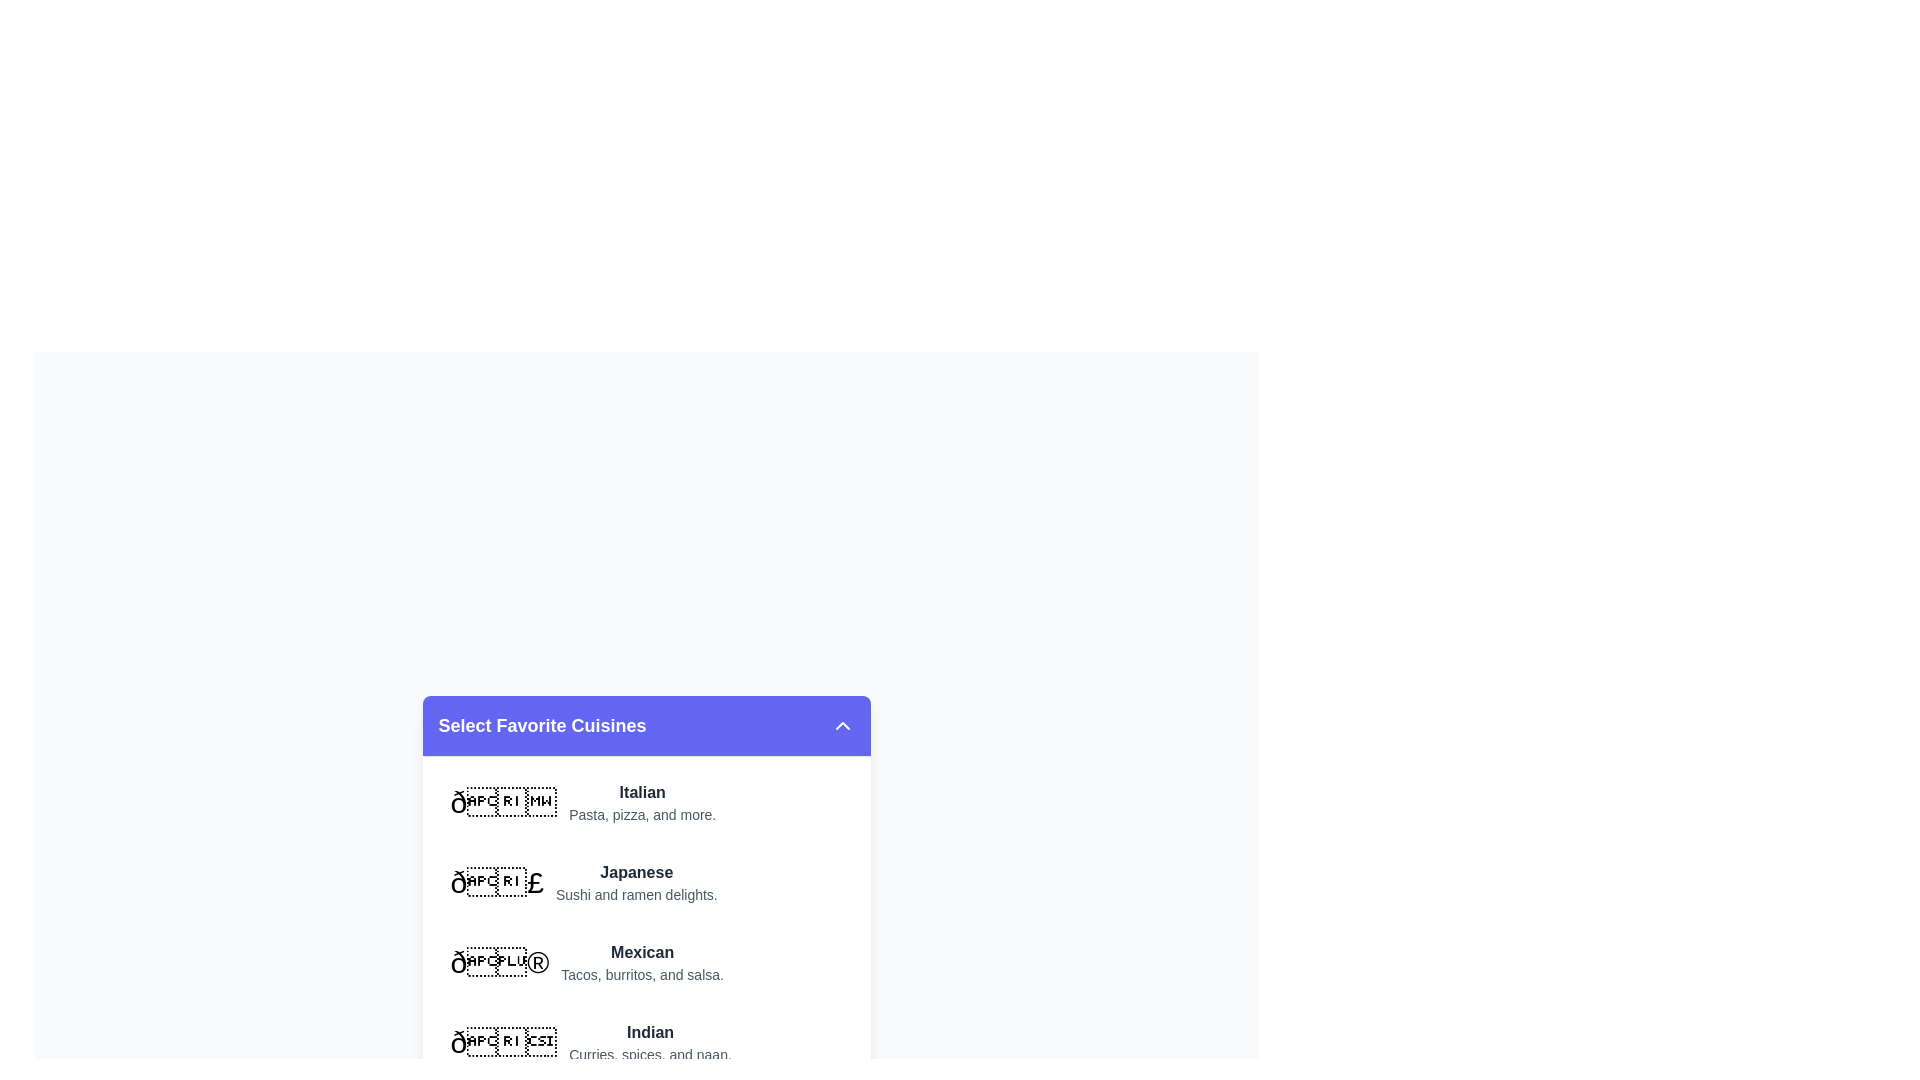 The height and width of the screenshot is (1080, 1920). Describe the element at coordinates (642, 814) in the screenshot. I see `the text label that provides additional information related to the cuisine title 'Italian', which is the second line of text in the Select Favorite Cuisines section` at that location.